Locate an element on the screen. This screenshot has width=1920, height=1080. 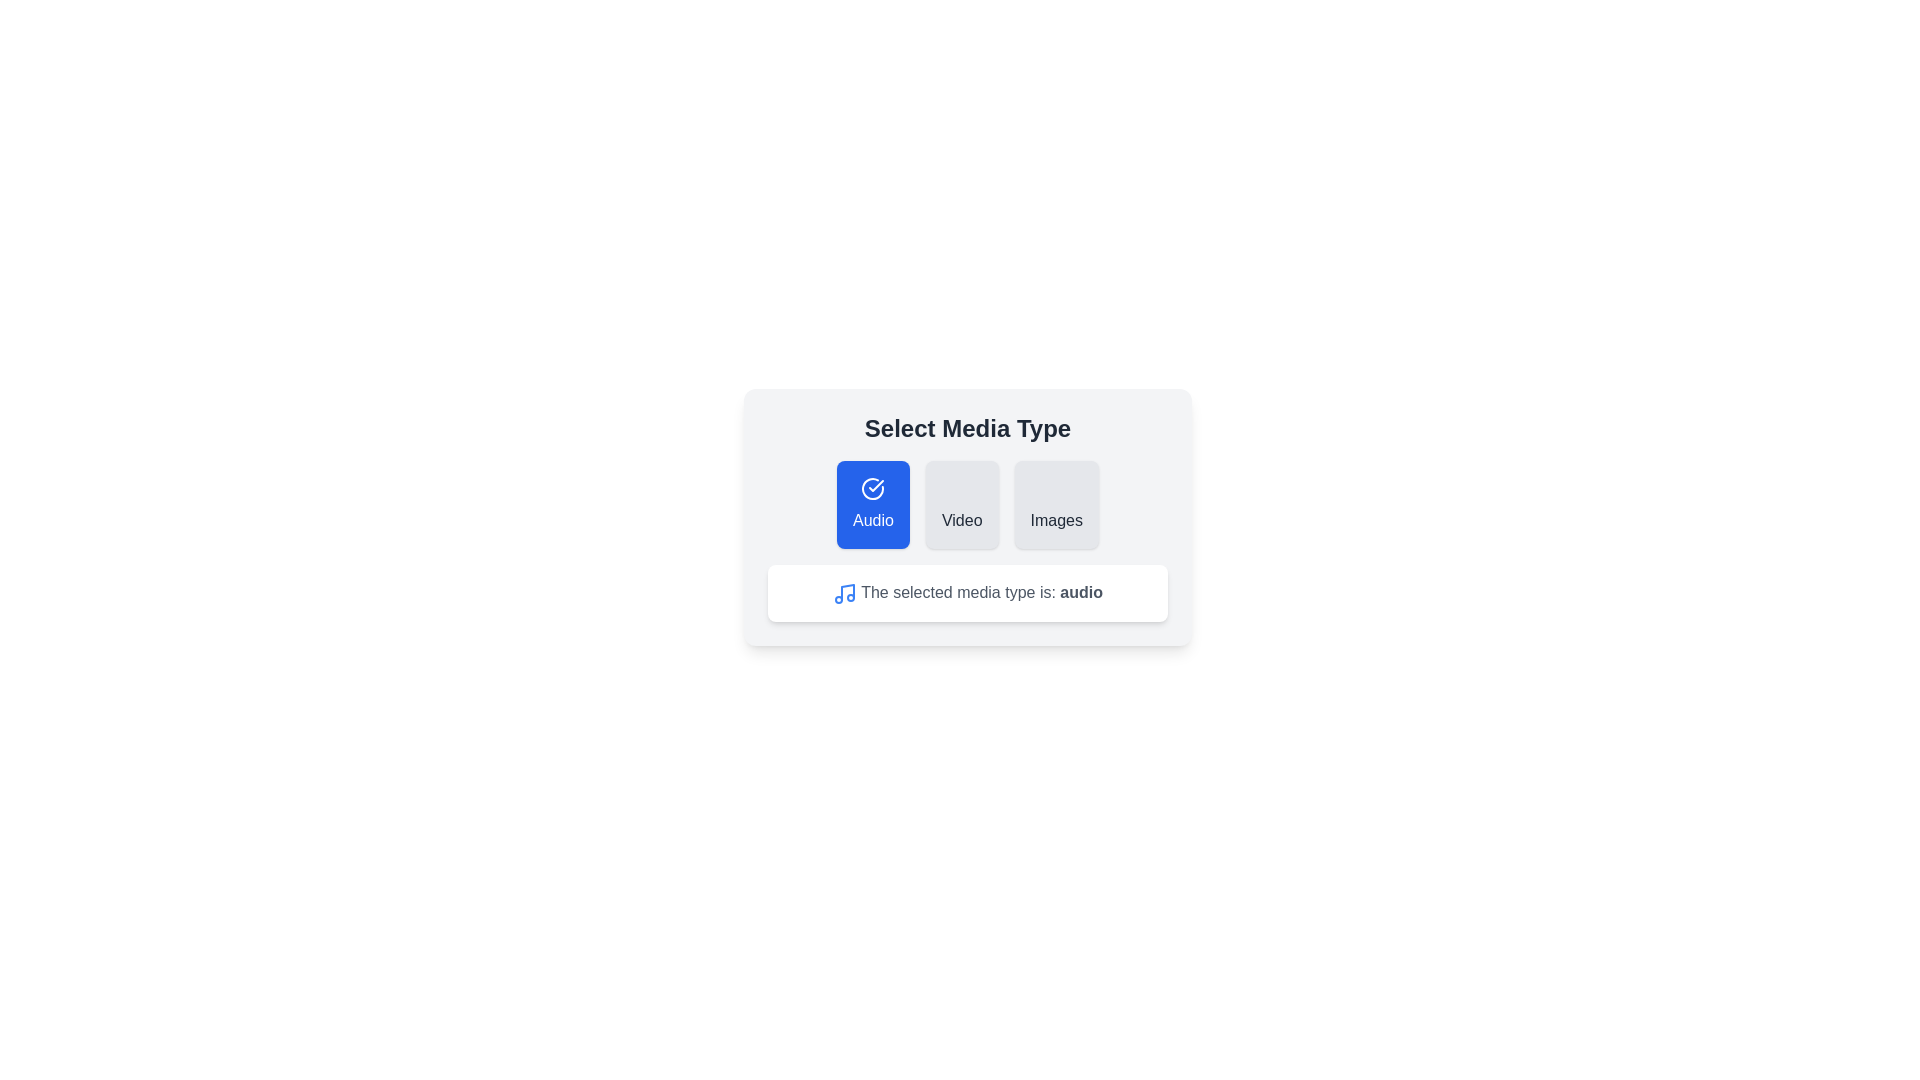
the 'Audio' button located in the 'Select Media Type' section is located at coordinates (873, 504).